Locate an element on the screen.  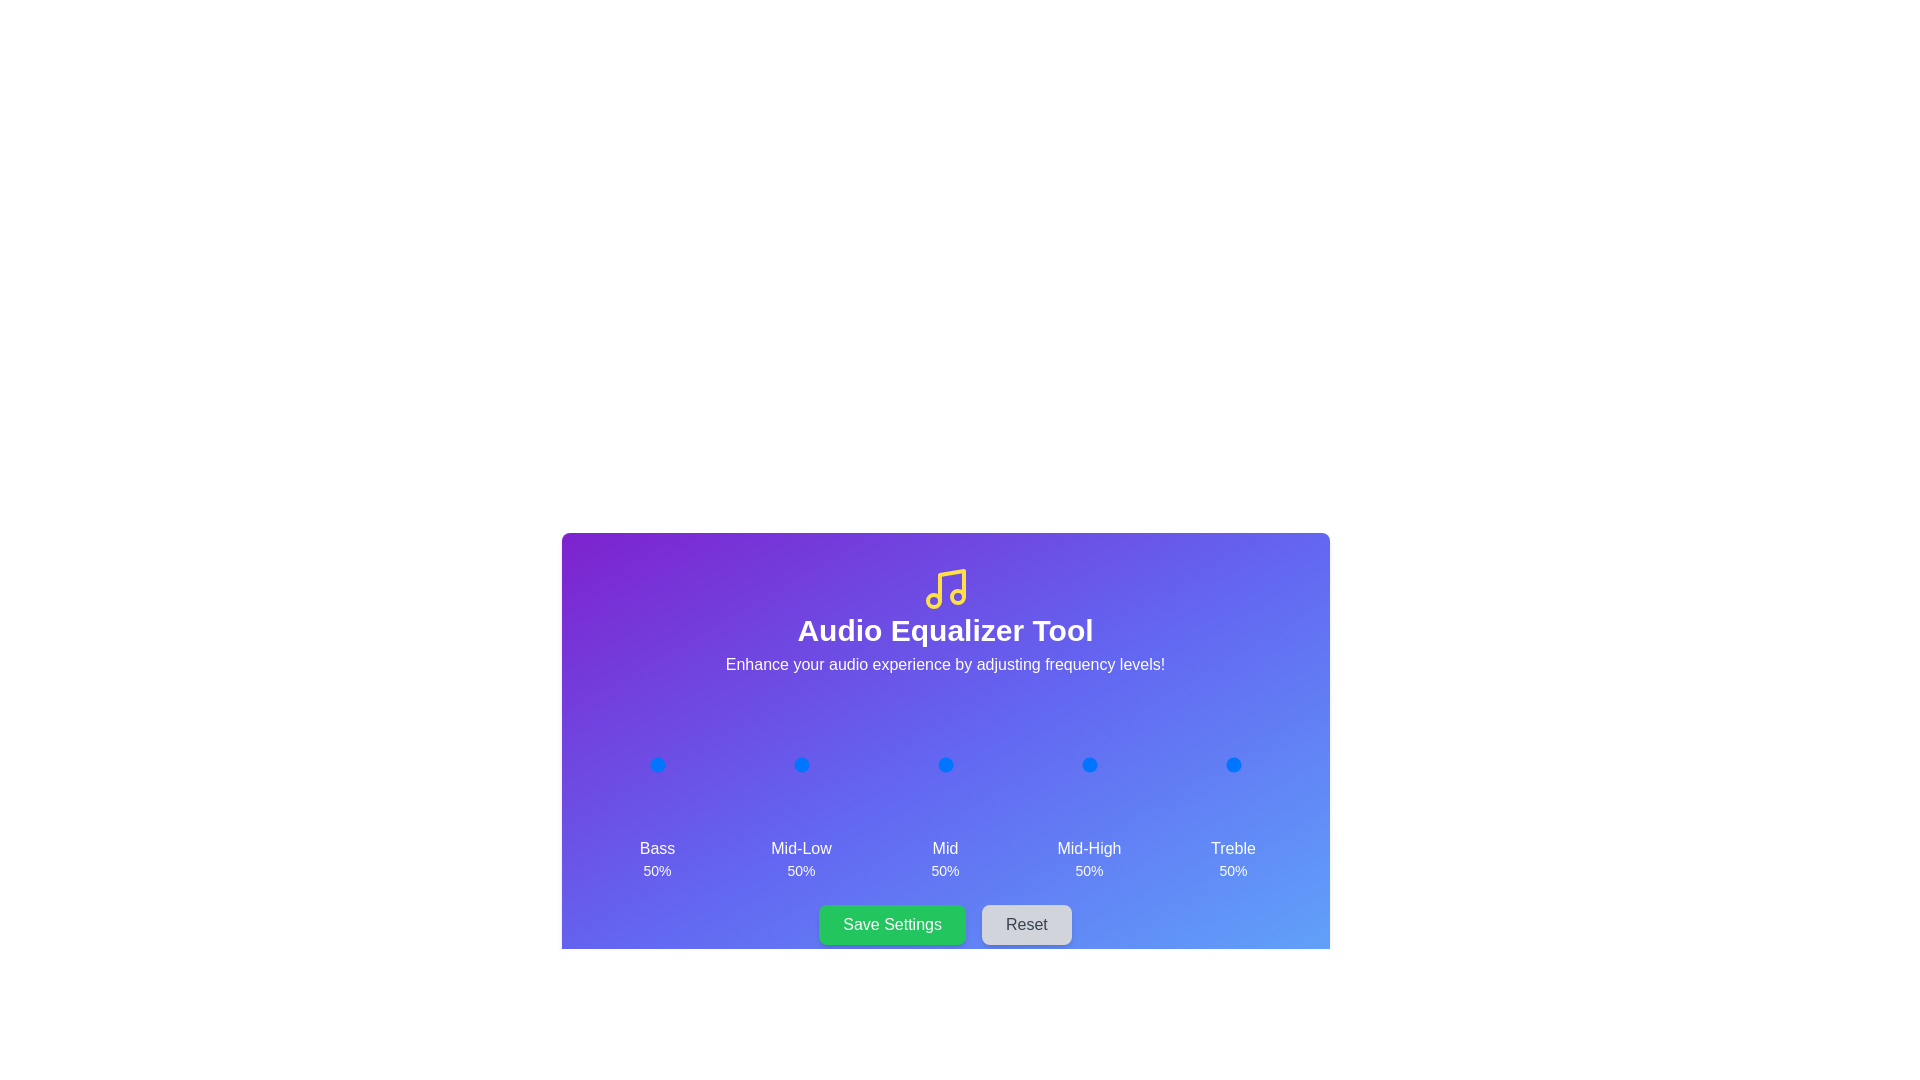
the Treble Slider to observe hover effects is located at coordinates (1232, 764).